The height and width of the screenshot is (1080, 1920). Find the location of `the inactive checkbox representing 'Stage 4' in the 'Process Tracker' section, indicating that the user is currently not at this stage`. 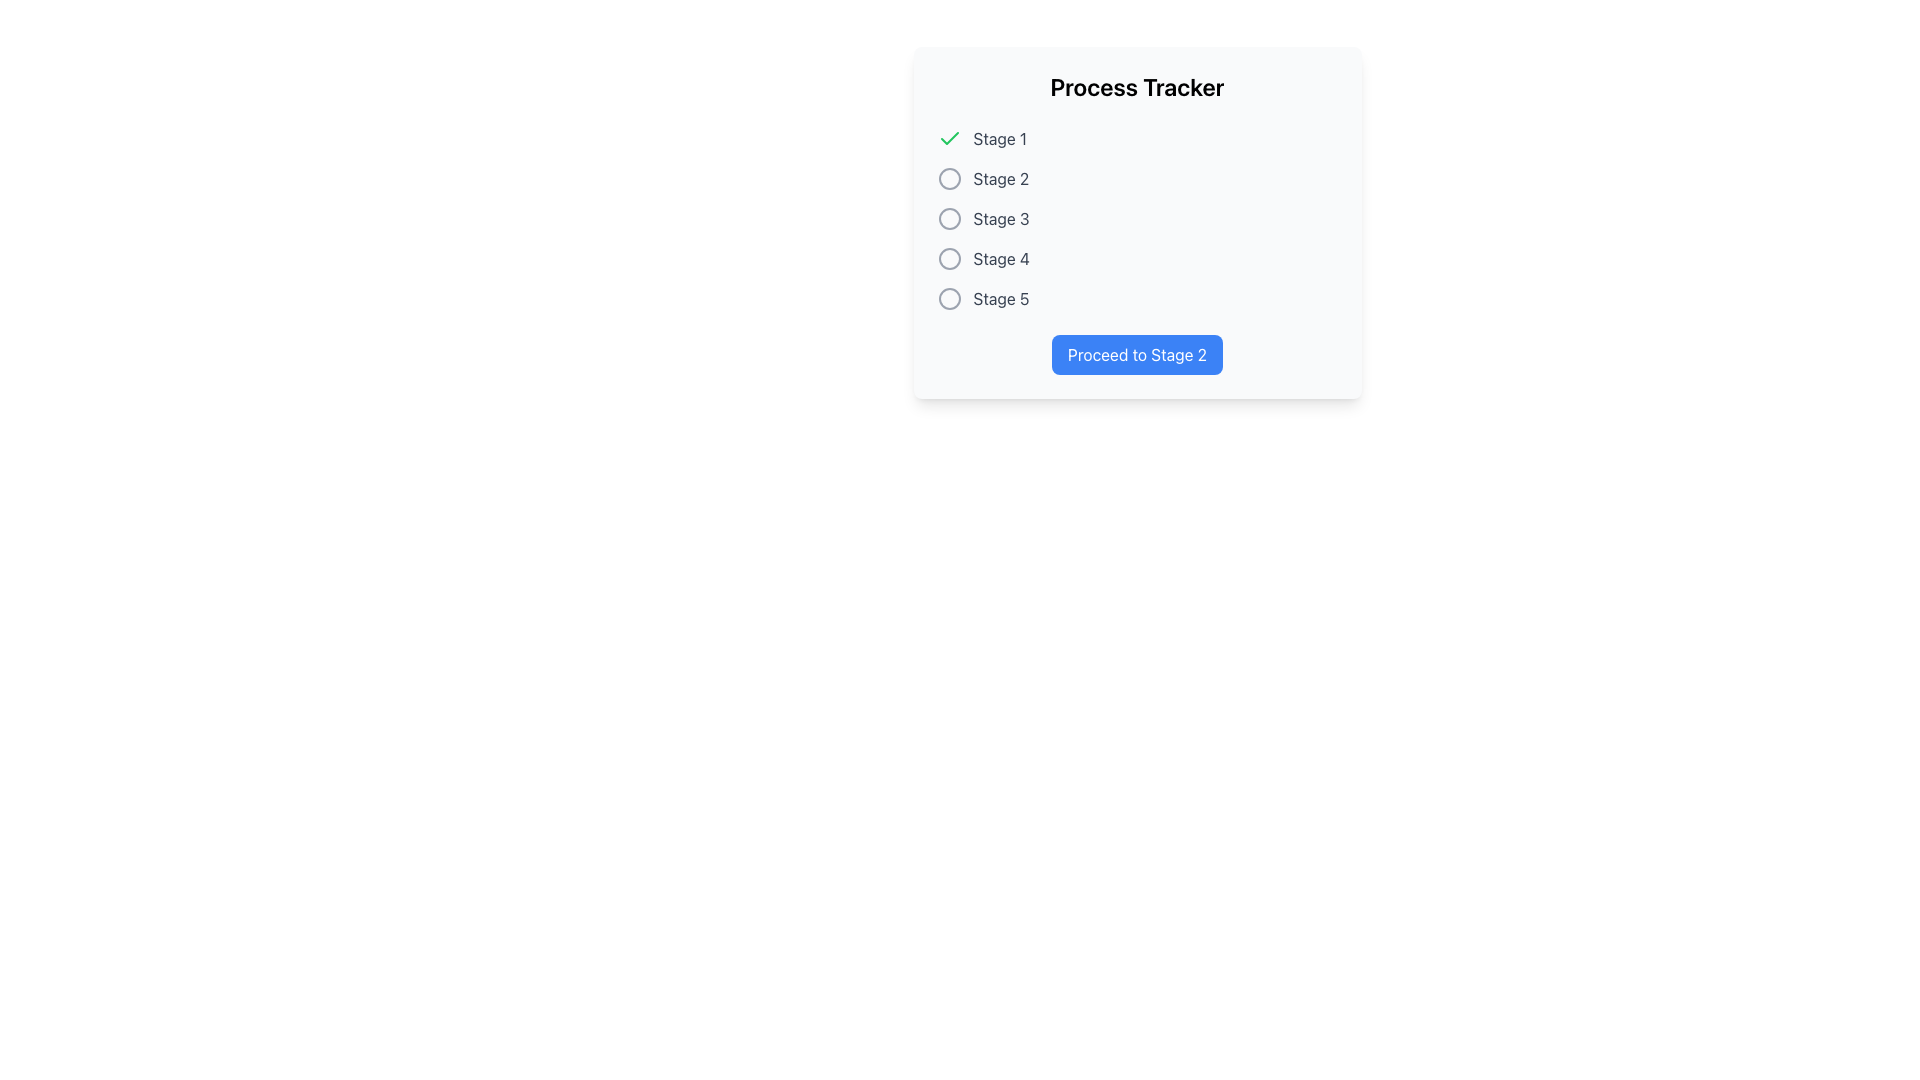

the inactive checkbox representing 'Stage 4' in the 'Process Tracker' section, indicating that the user is currently not at this stage is located at coordinates (948, 257).